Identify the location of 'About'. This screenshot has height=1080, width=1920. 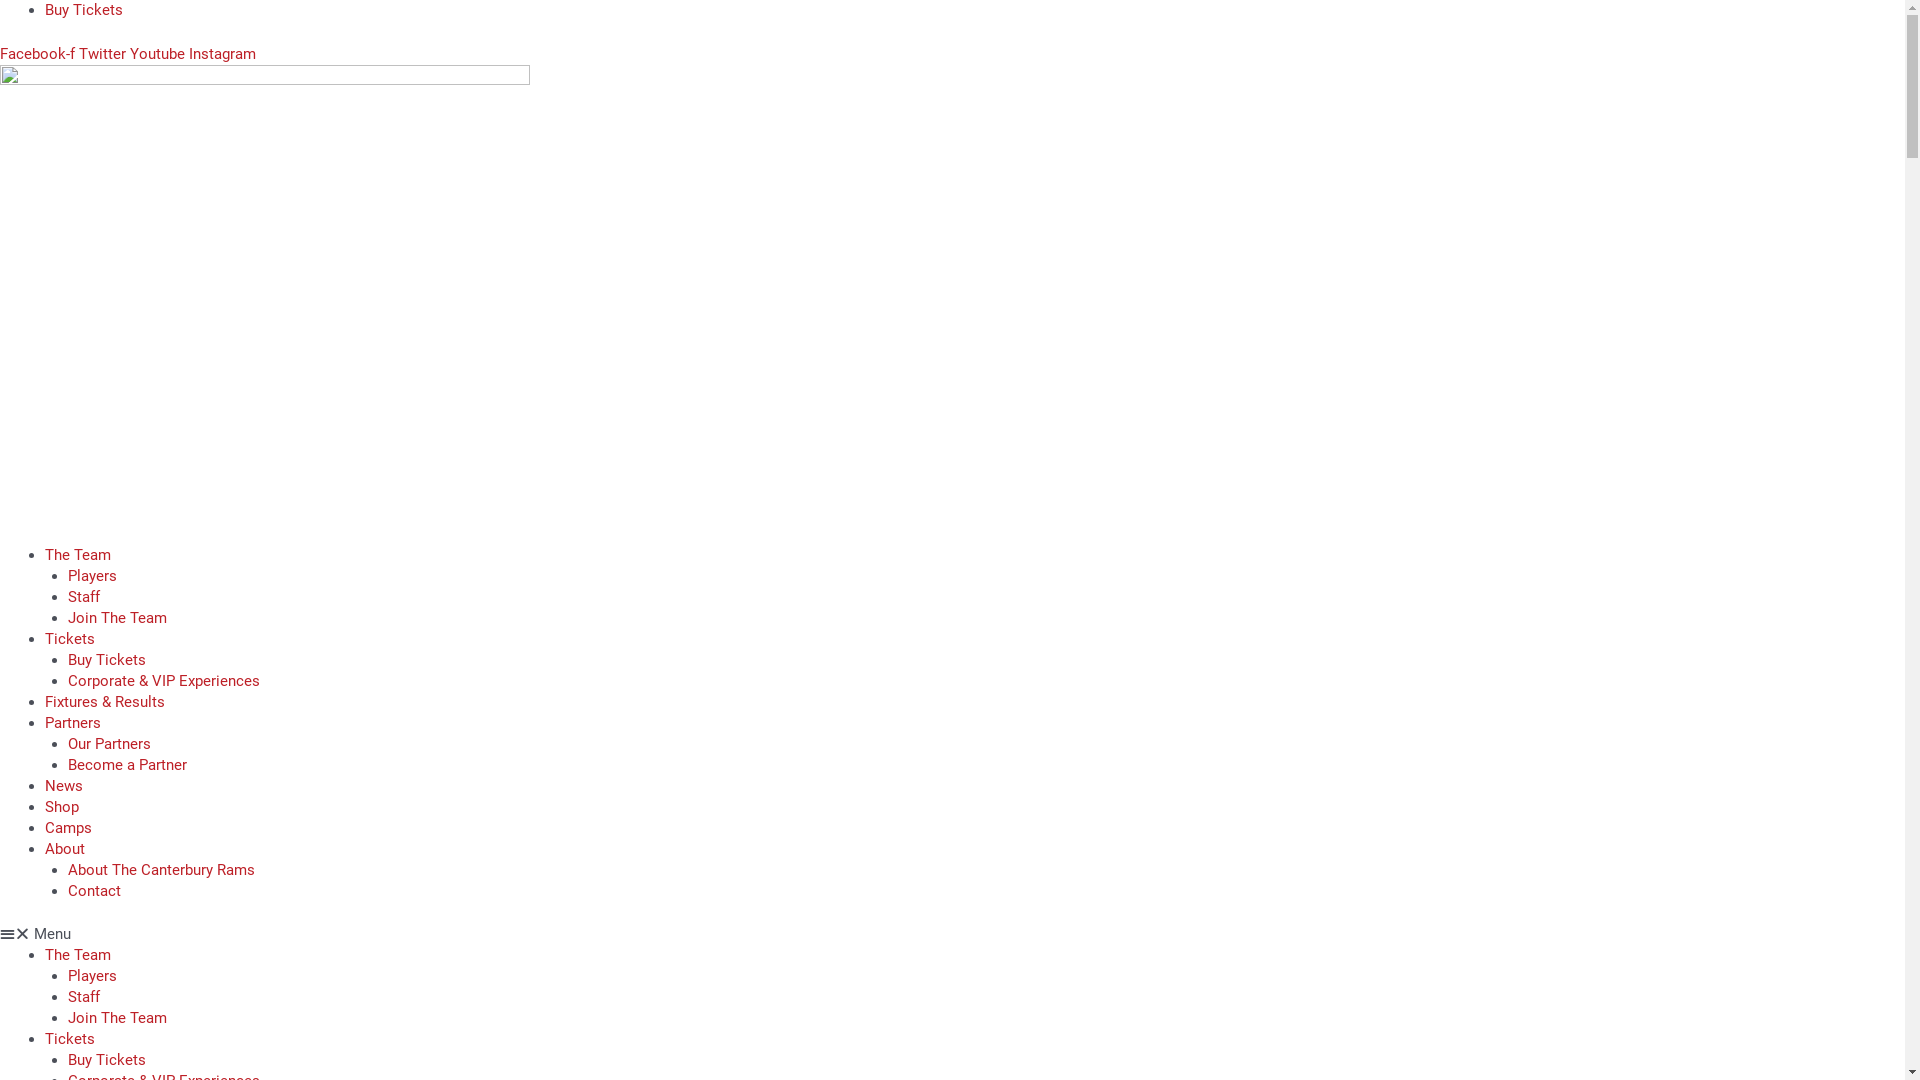
(65, 848).